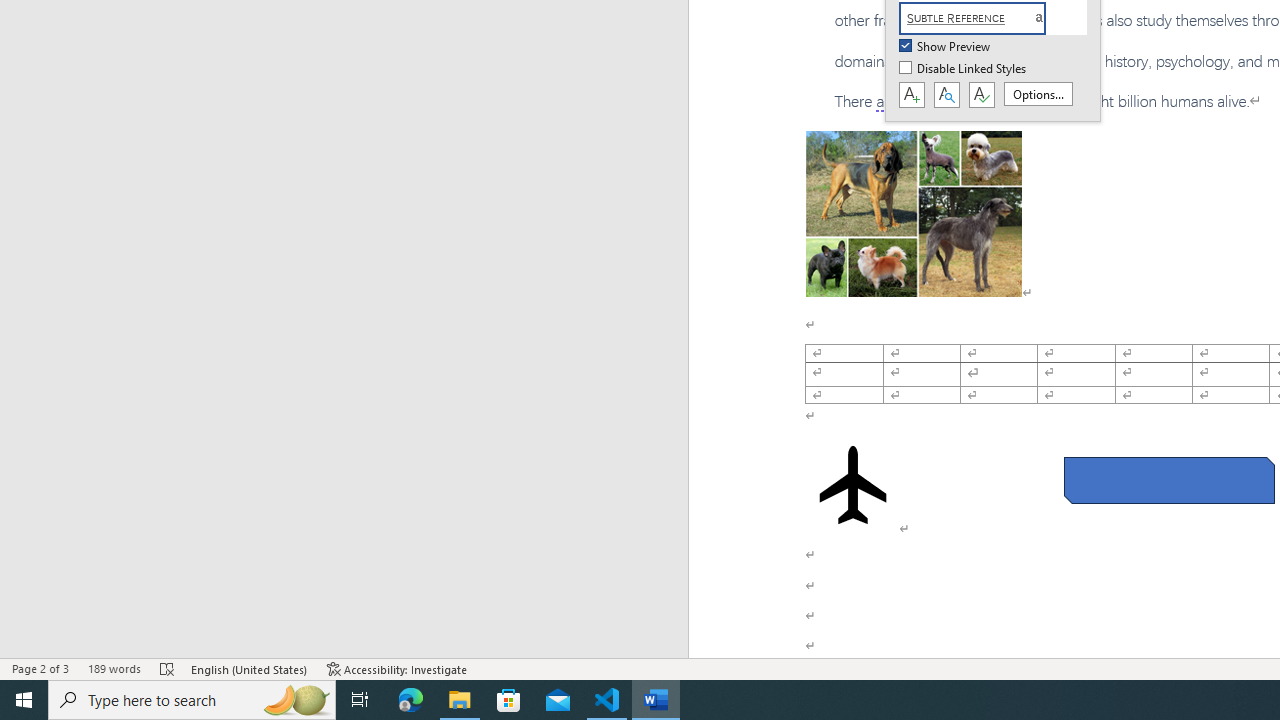 This screenshot has height=720, width=1280. I want to click on 'Options...', so click(1038, 93).